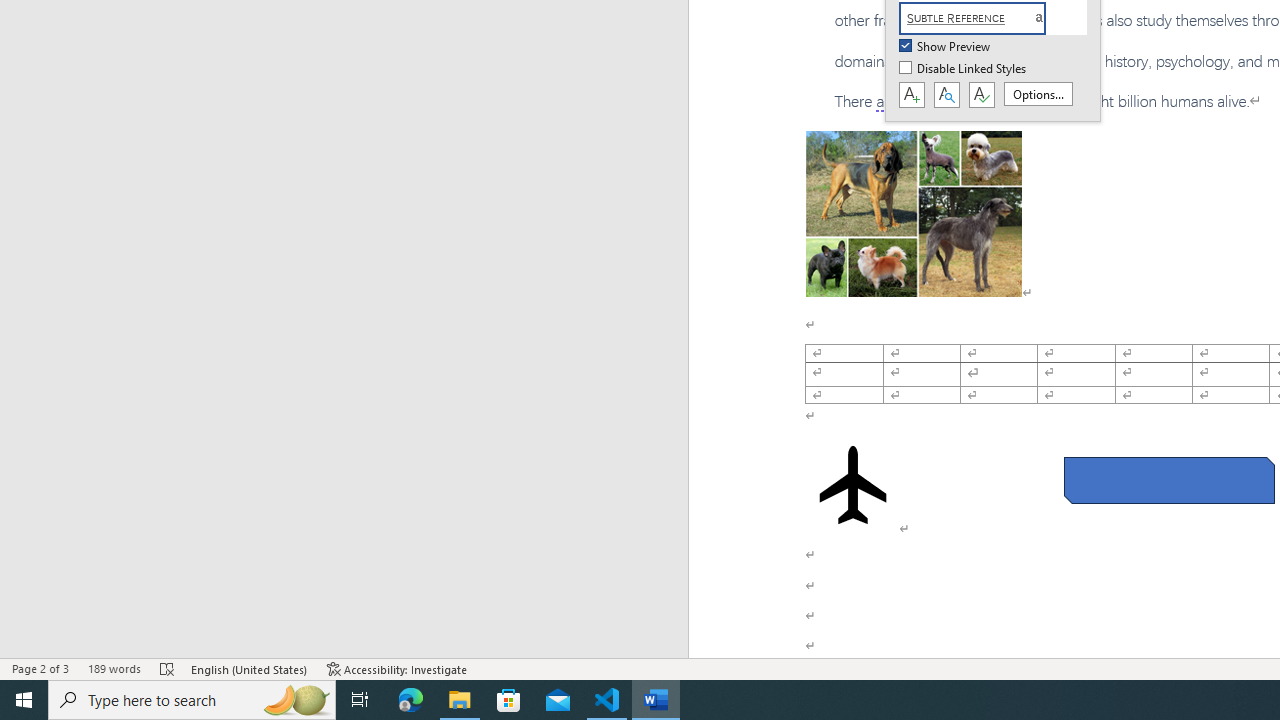 This screenshot has height=720, width=1280. I want to click on 'Options...', so click(1038, 93).